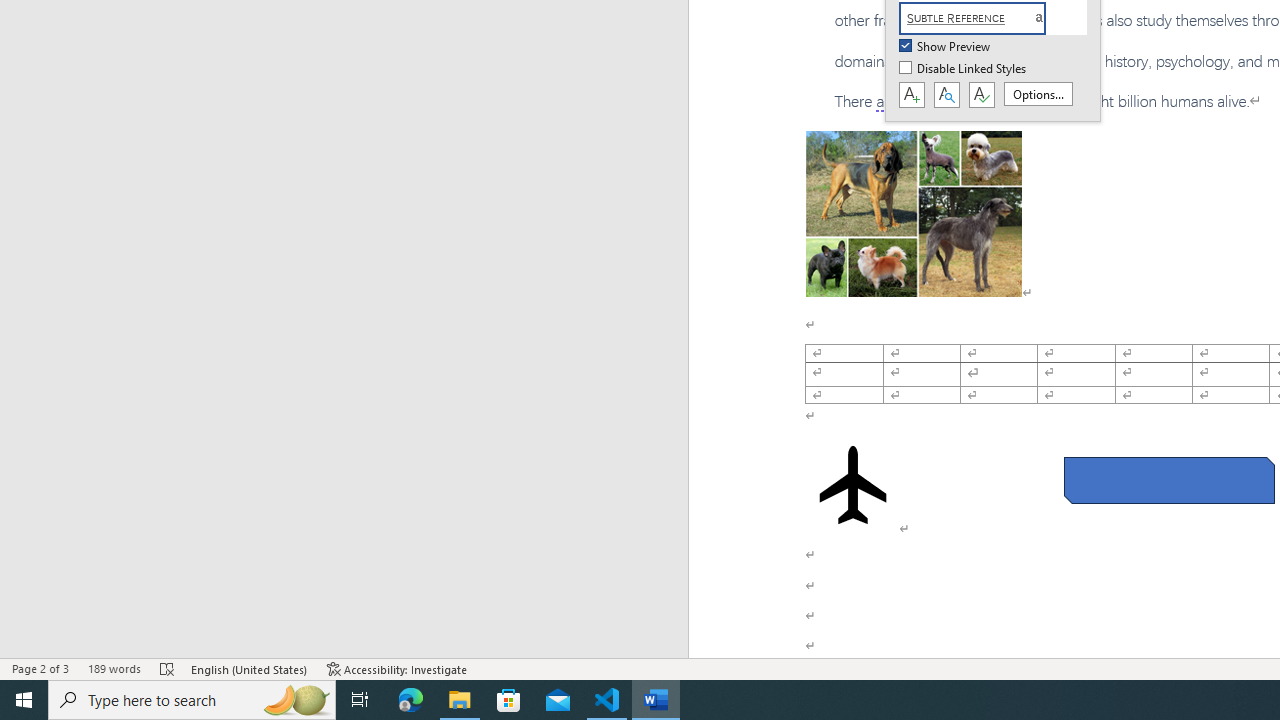 This screenshot has height=720, width=1280. I want to click on 'Options...', so click(1038, 93).